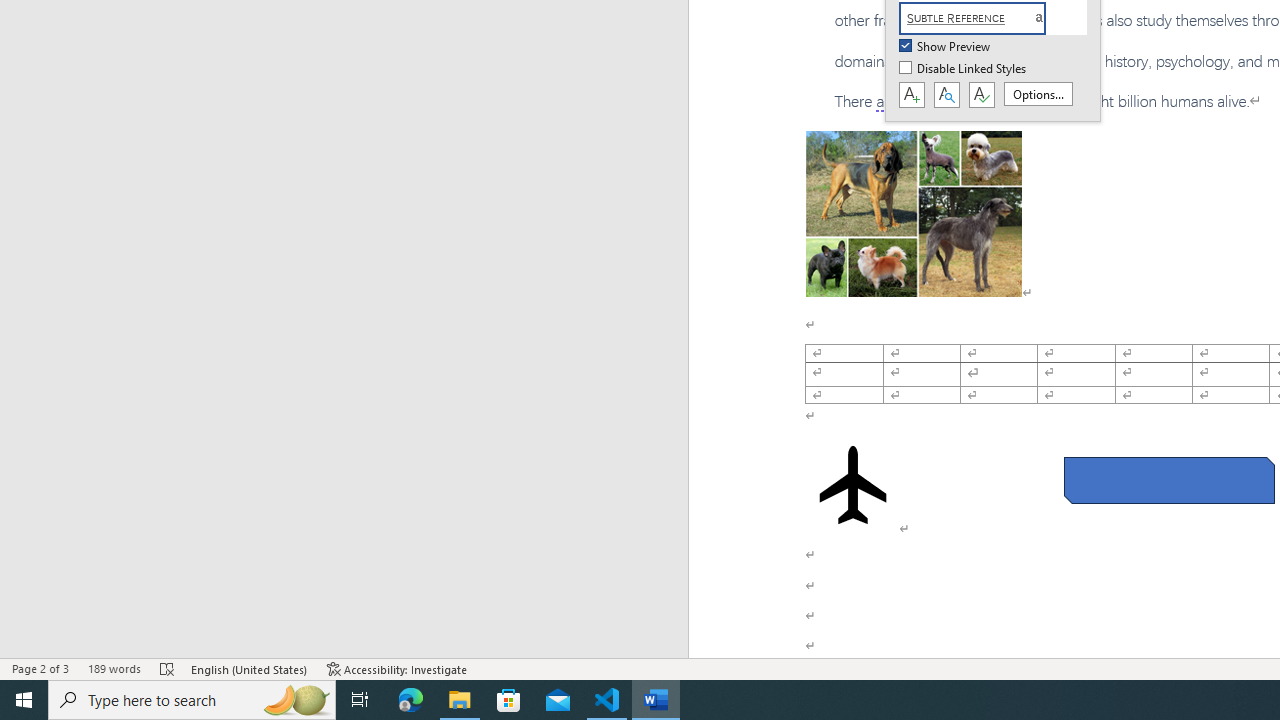 This screenshot has height=720, width=1280. I want to click on 'Options...', so click(1038, 93).